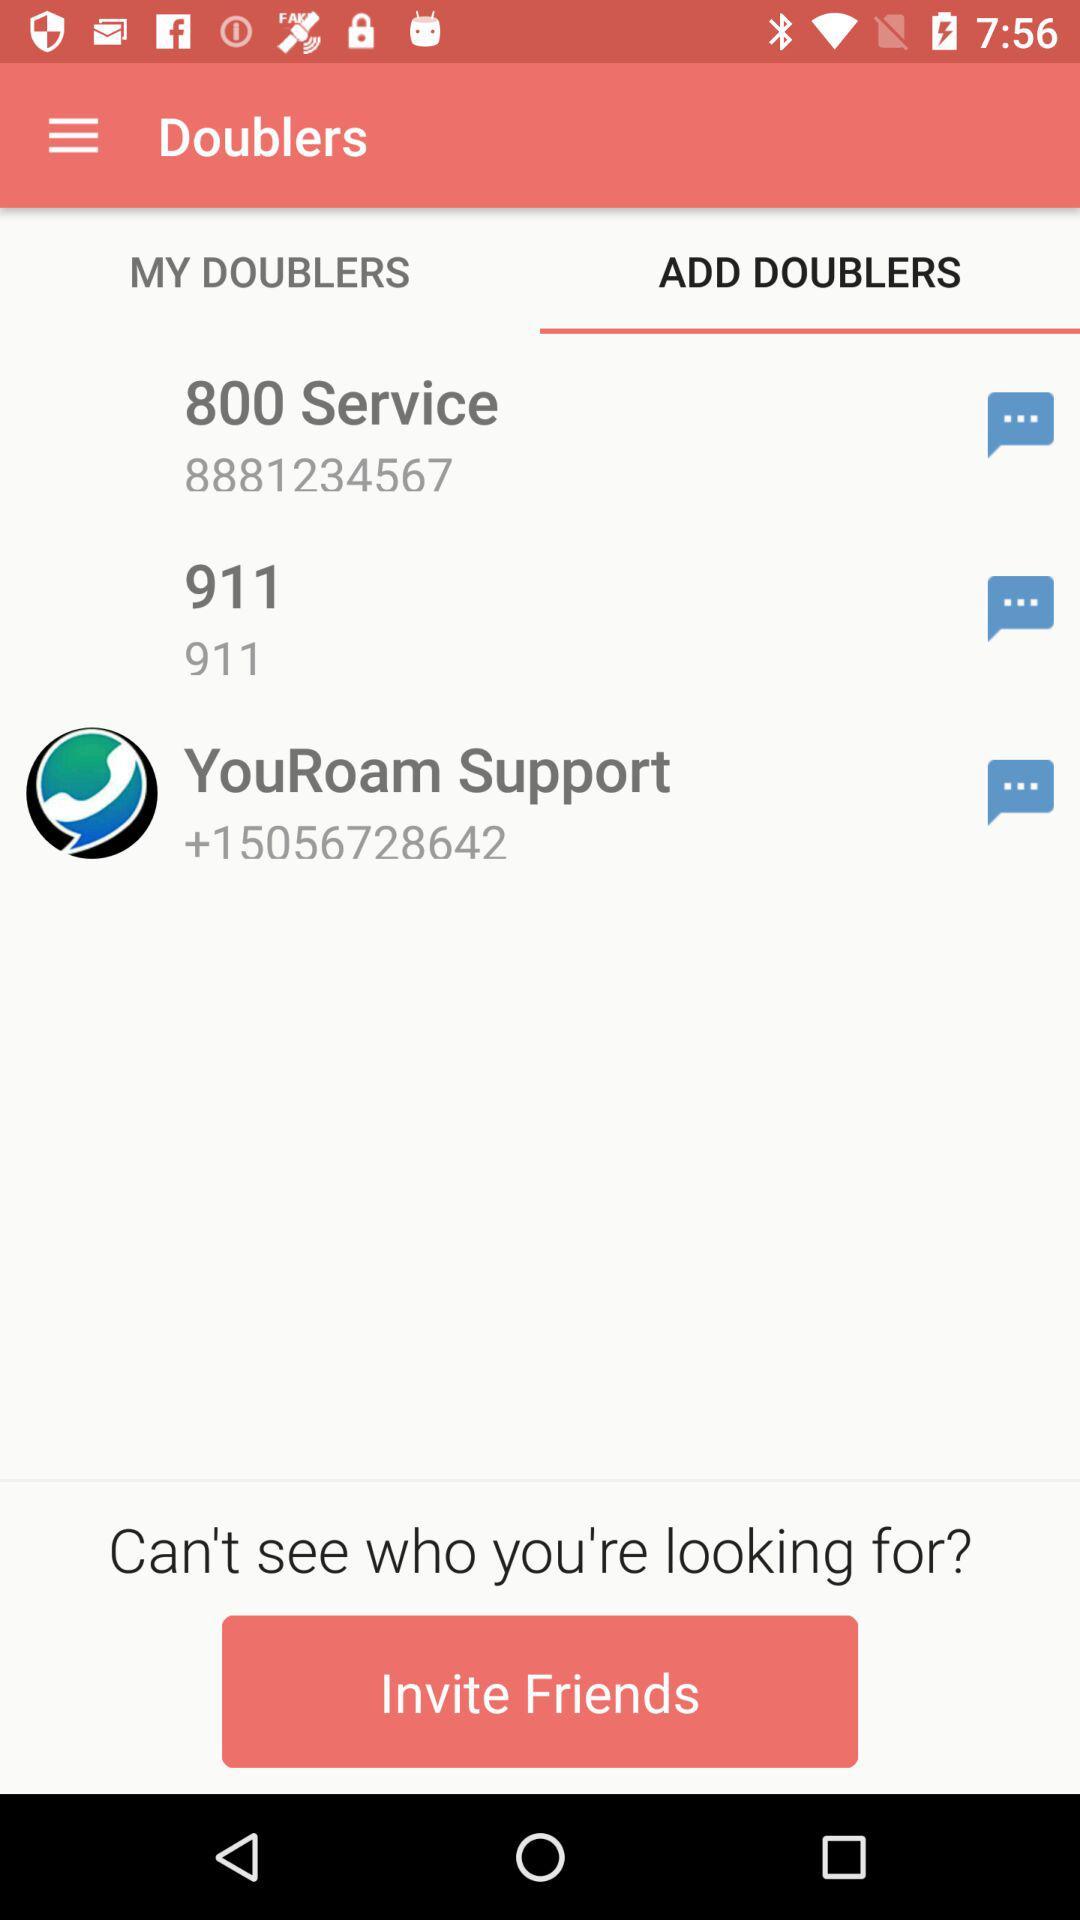 The image size is (1080, 1920). I want to click on compose message, so click(1020, 791).